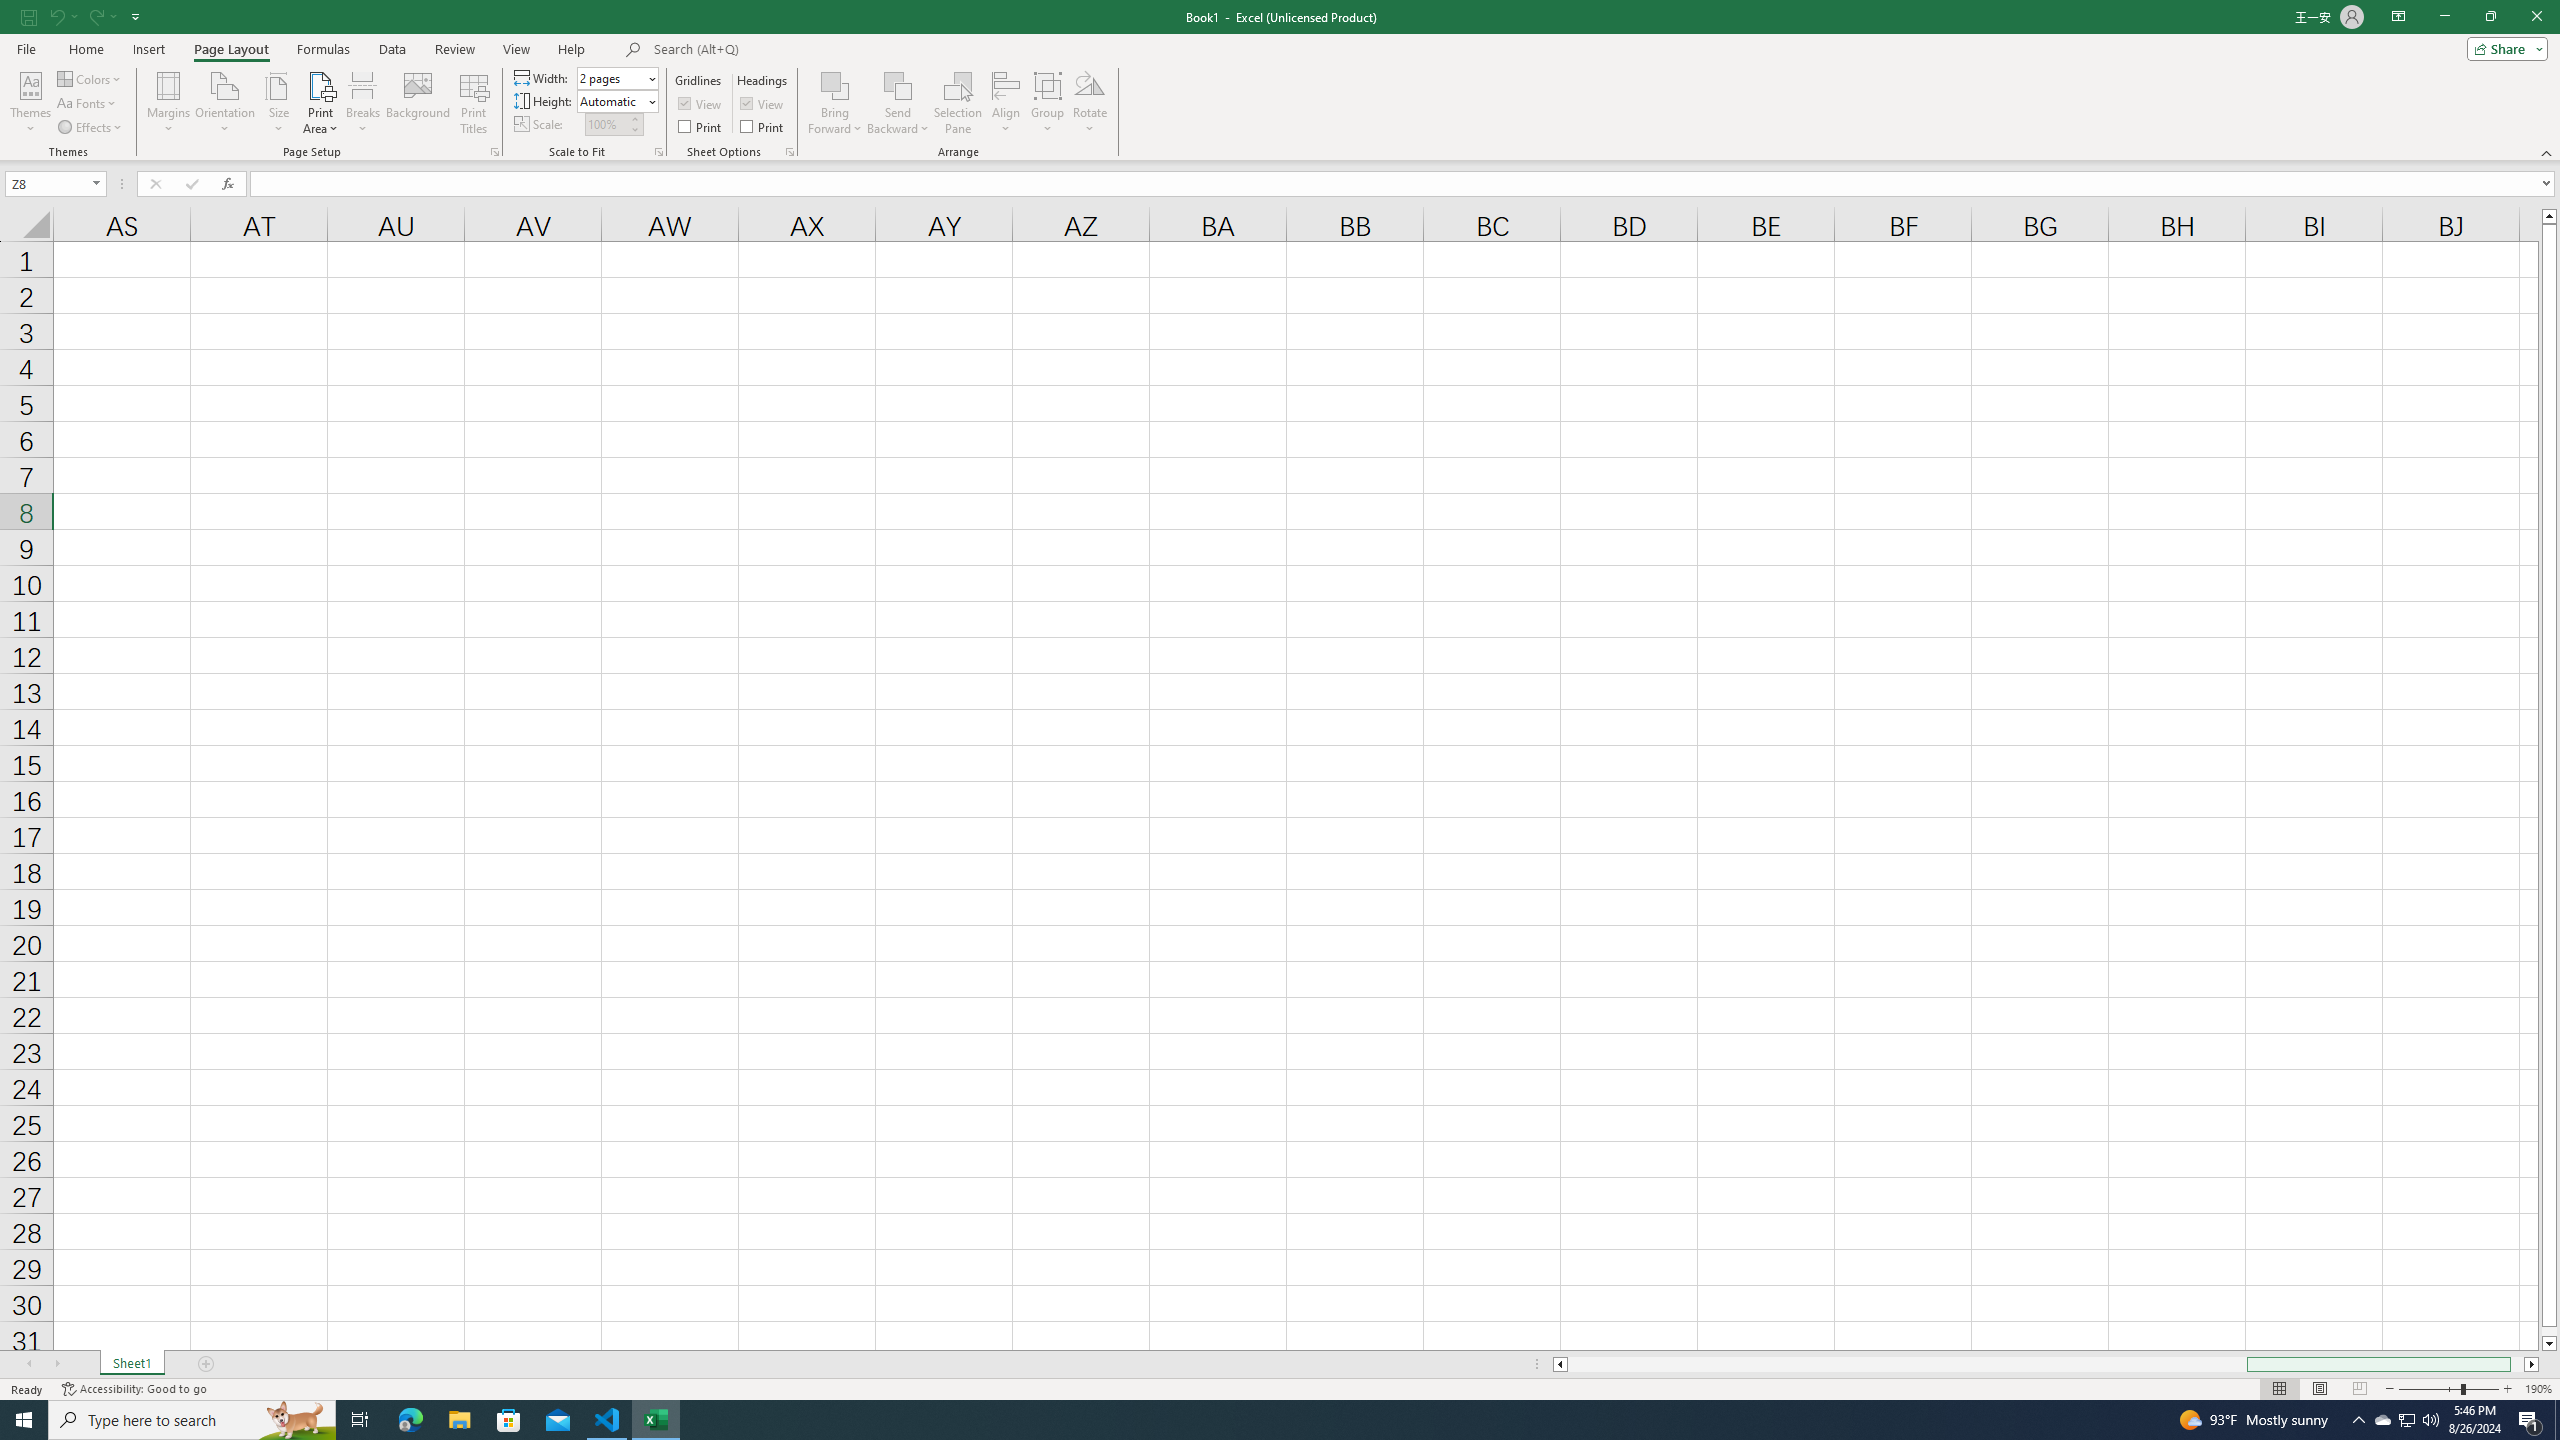 Image resolution: width=2560 pixels, height=1440 pixels. I want to click on 'Undo', so click(61, 15).